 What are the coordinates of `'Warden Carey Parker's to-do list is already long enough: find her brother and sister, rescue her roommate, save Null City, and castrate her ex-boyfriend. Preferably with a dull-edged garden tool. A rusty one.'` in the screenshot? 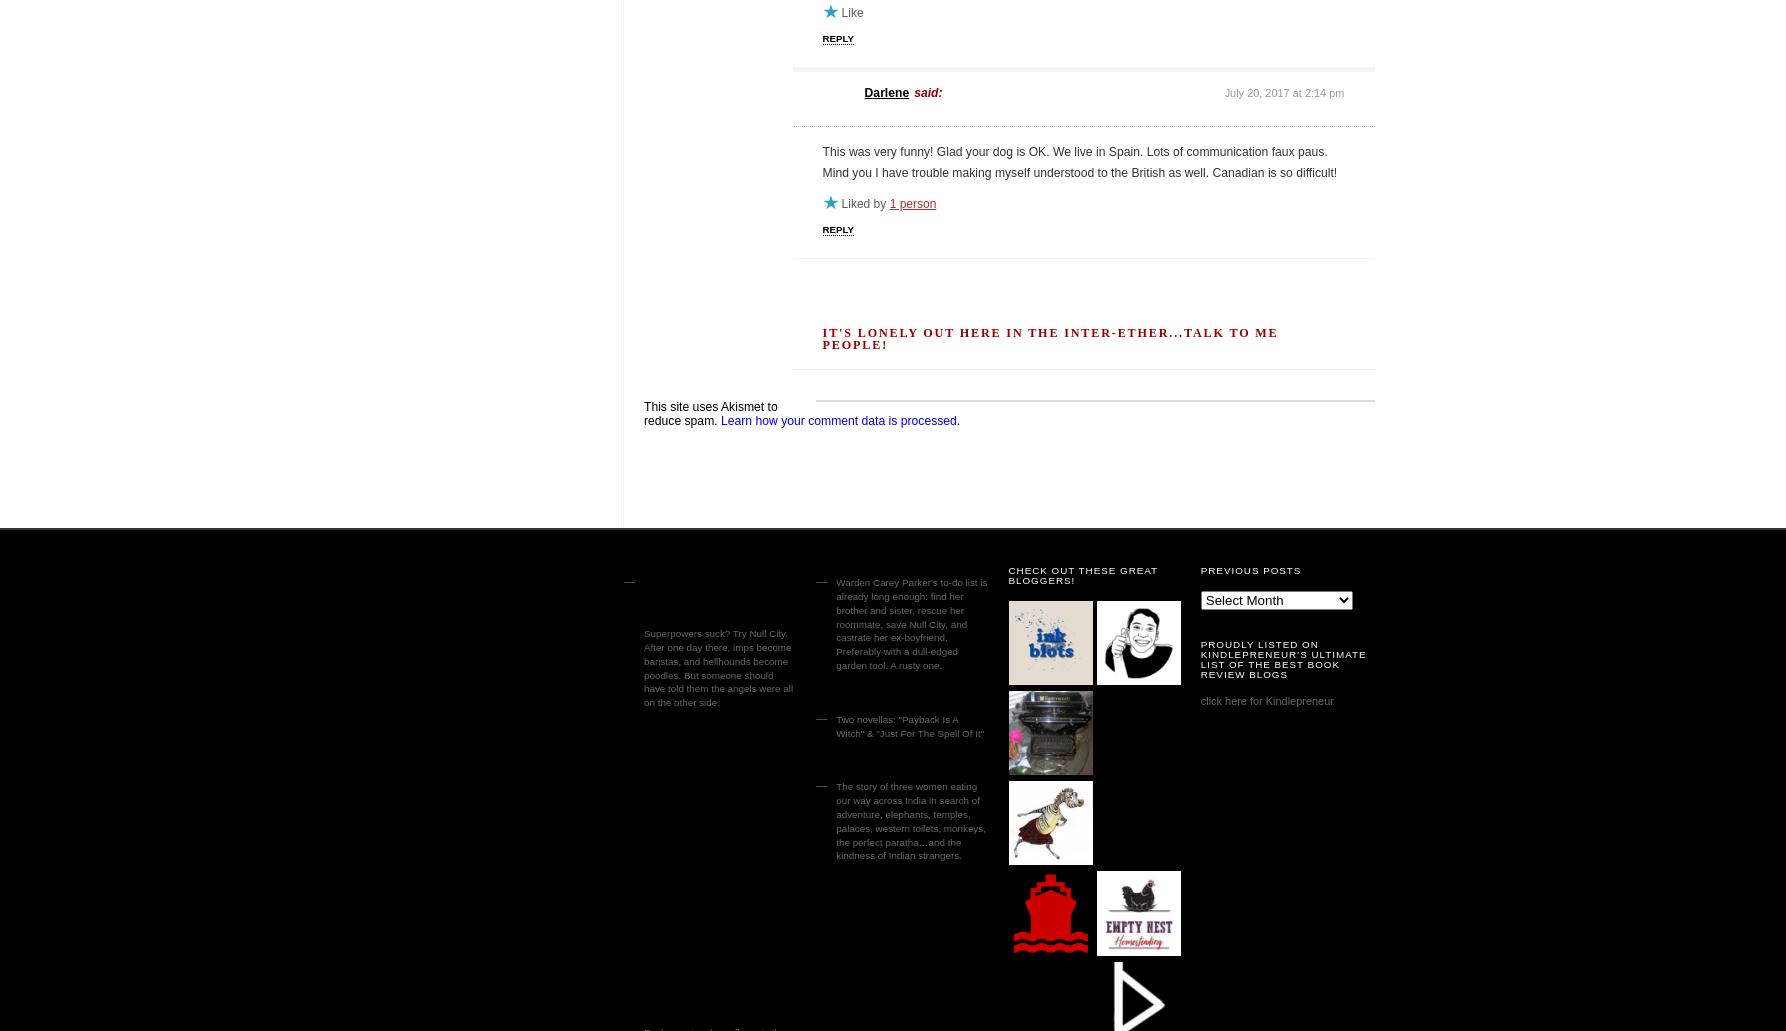 It's located at (911, 623).